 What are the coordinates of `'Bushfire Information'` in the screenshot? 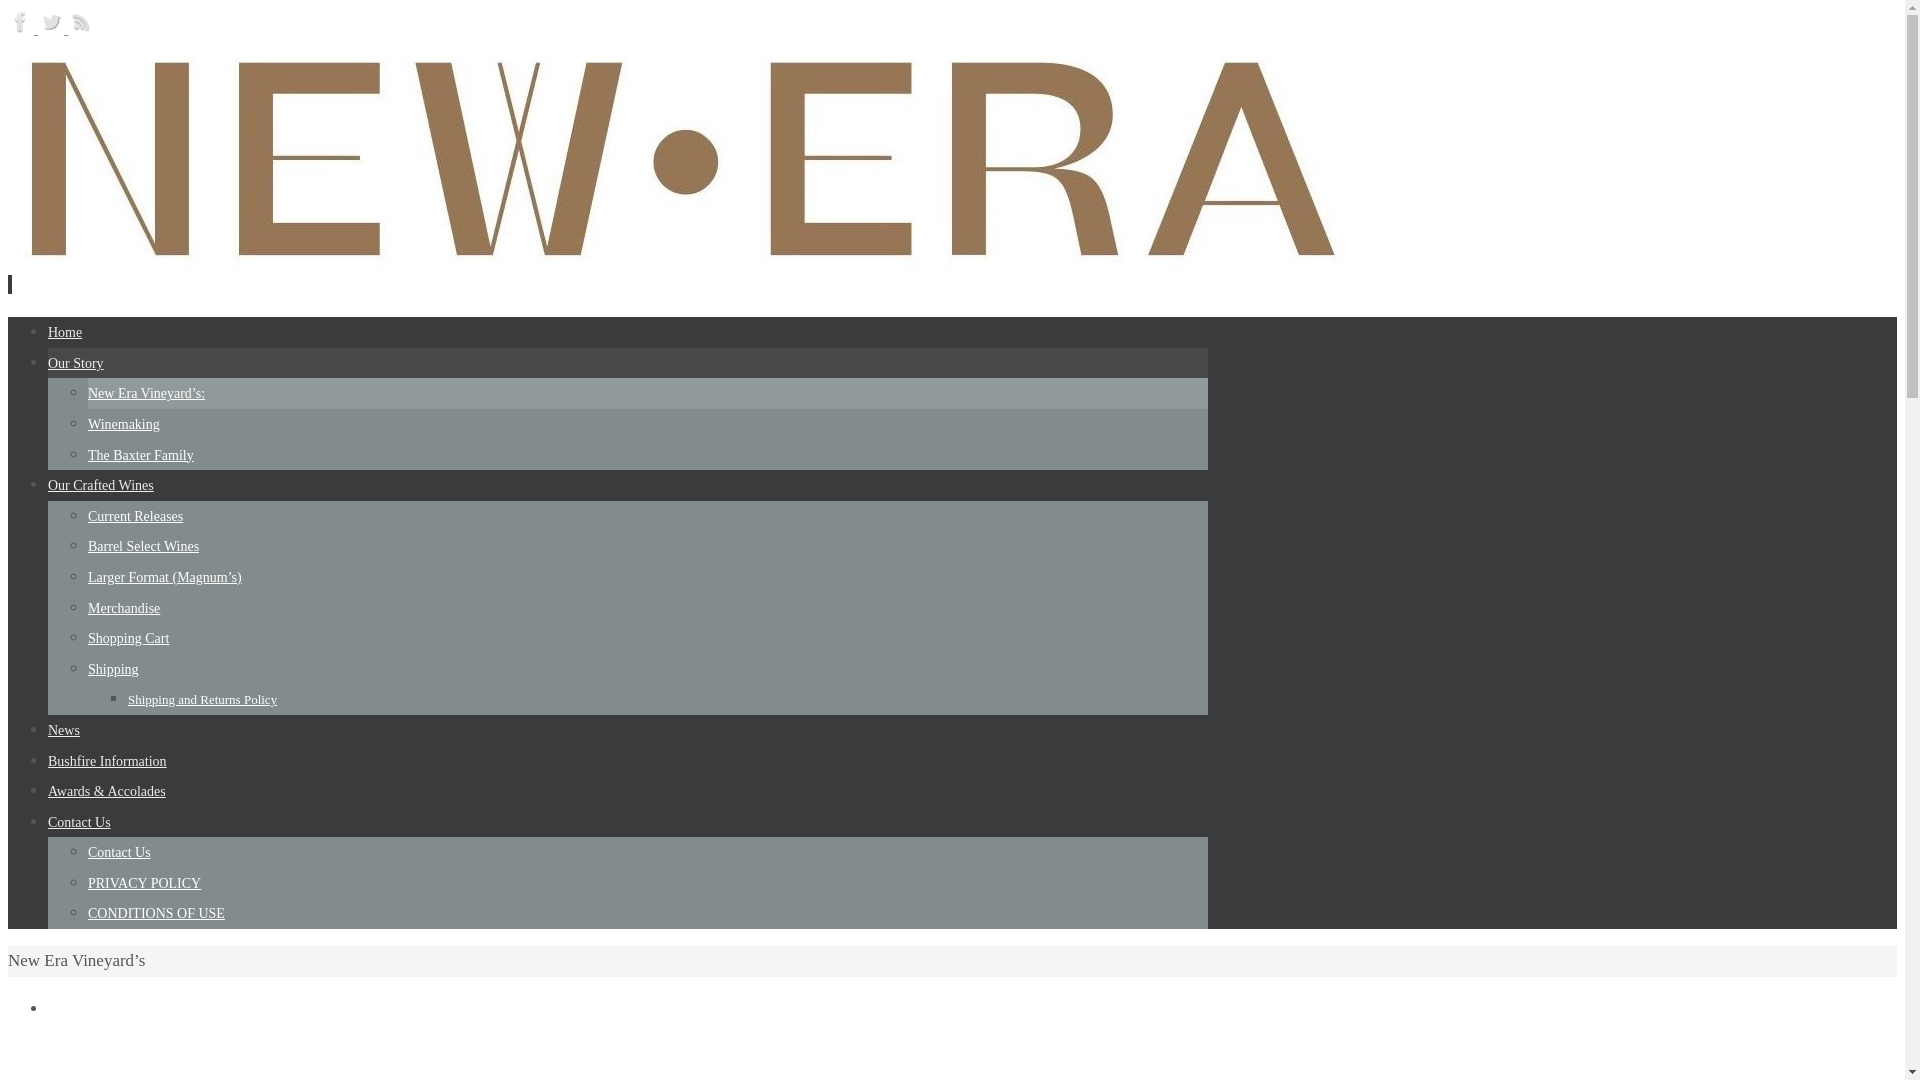 It's located at (106, 761).